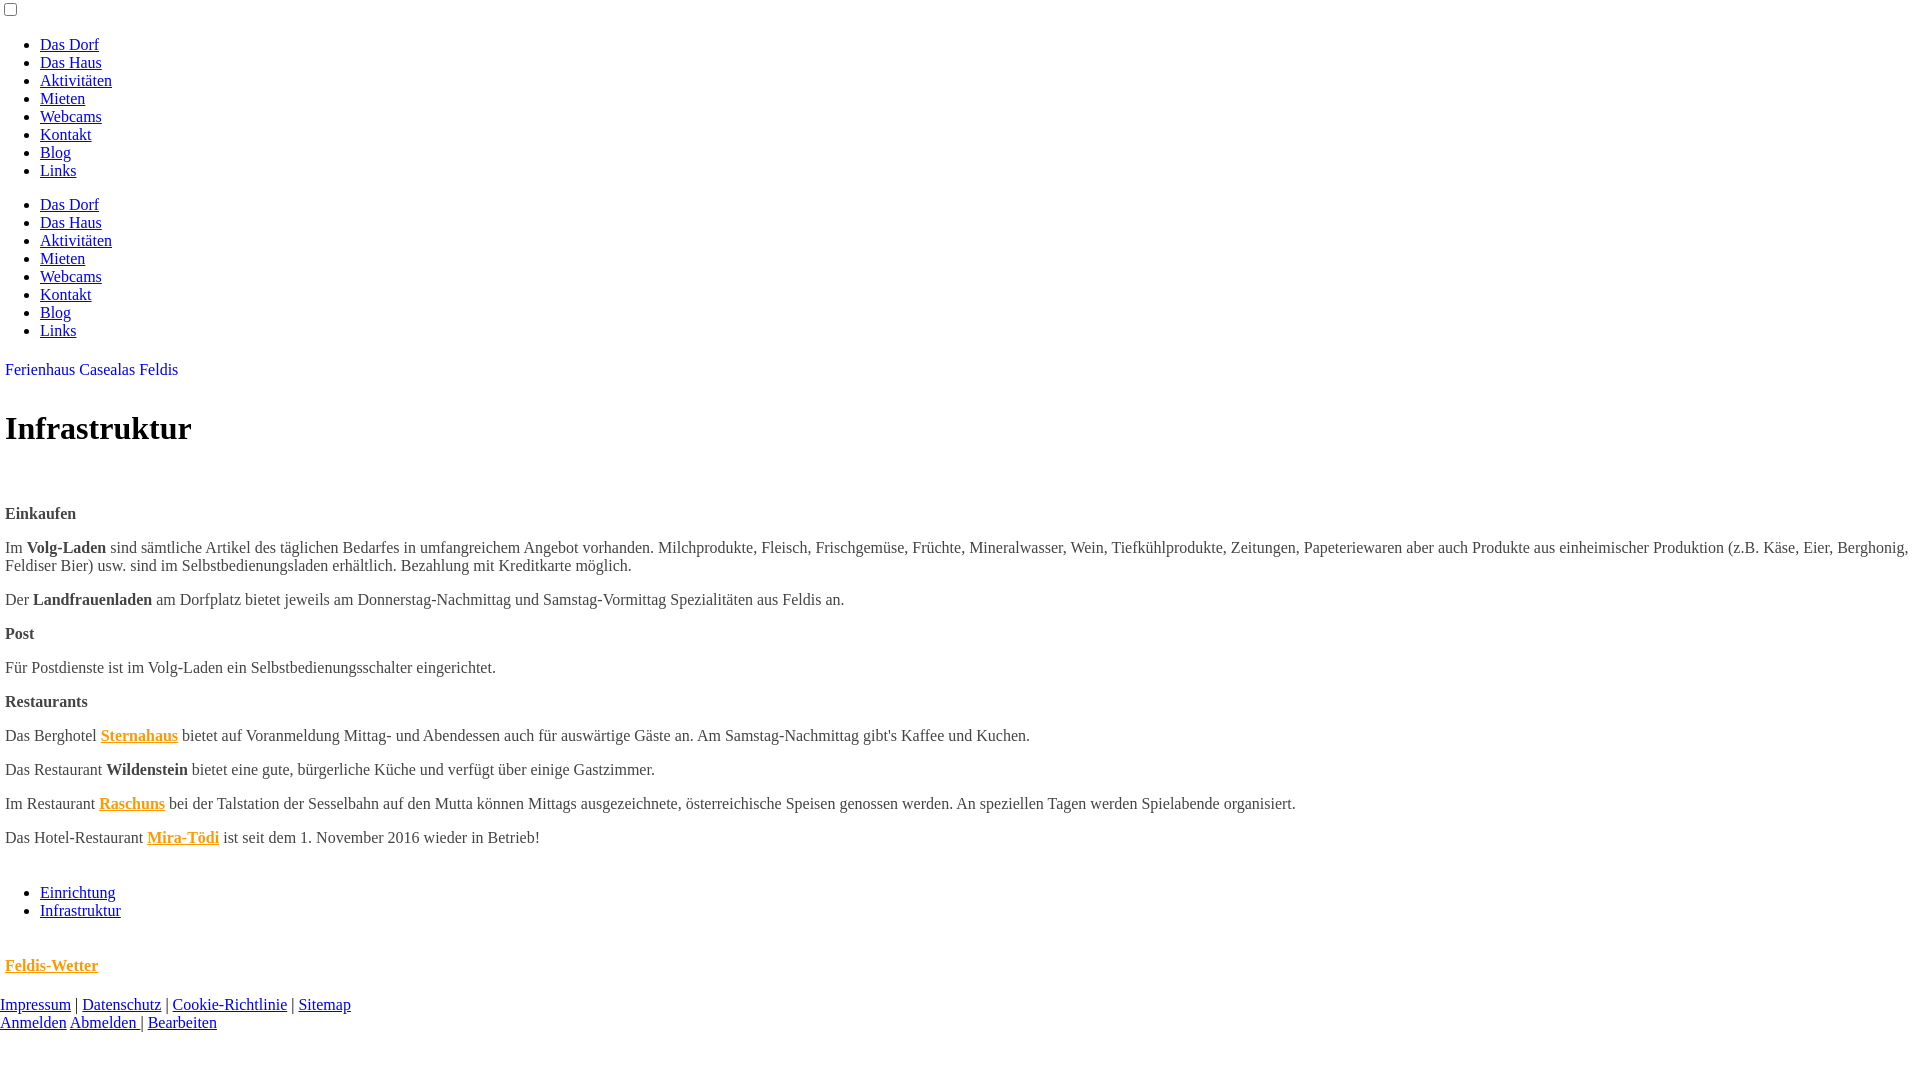 The height and width of the screenshot is (1080, 1920). What do you see at coordinates (324, 1004) in the screenshot?
I see `'Sitemap'` at bounding box center [324, 1004].